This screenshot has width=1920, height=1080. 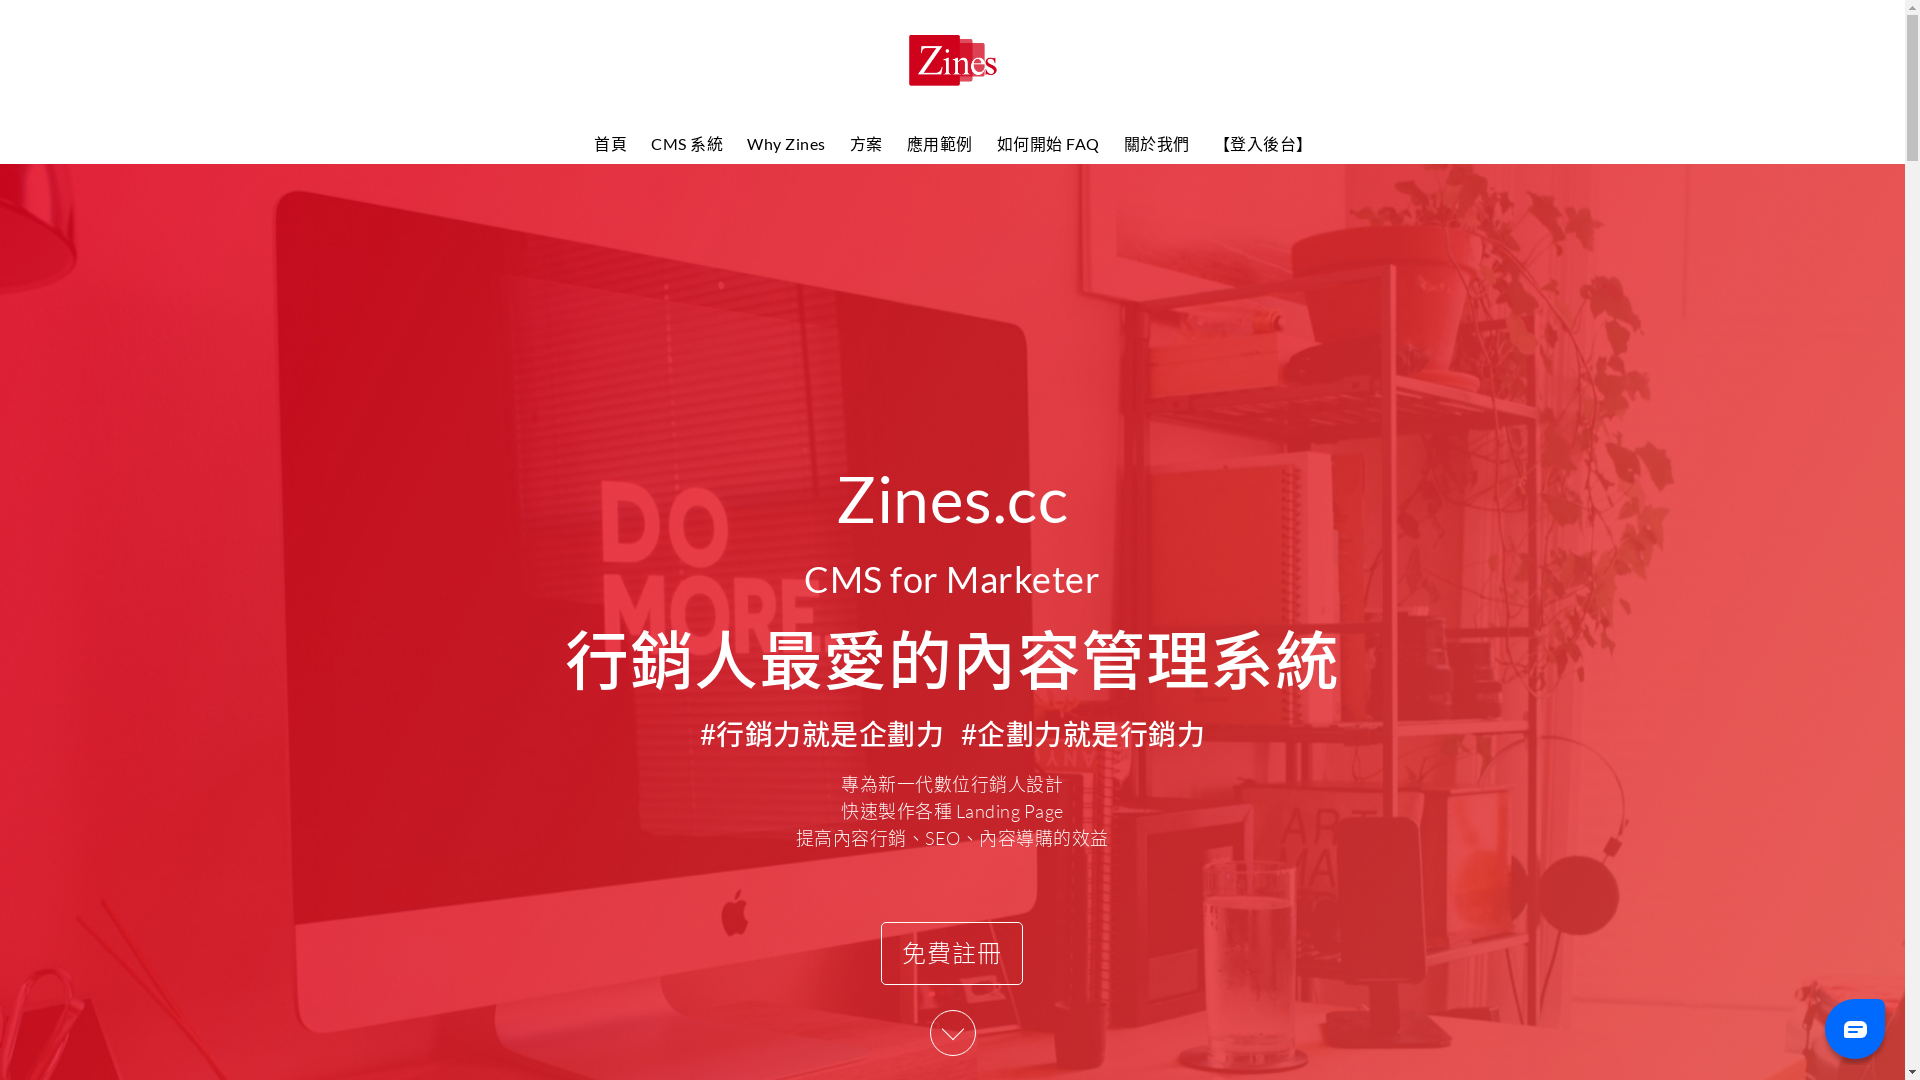 What do you see at coordinates (1853, 1027) in the screenshot?
I see `'Chat'` at bounding box center [1853, 1027].